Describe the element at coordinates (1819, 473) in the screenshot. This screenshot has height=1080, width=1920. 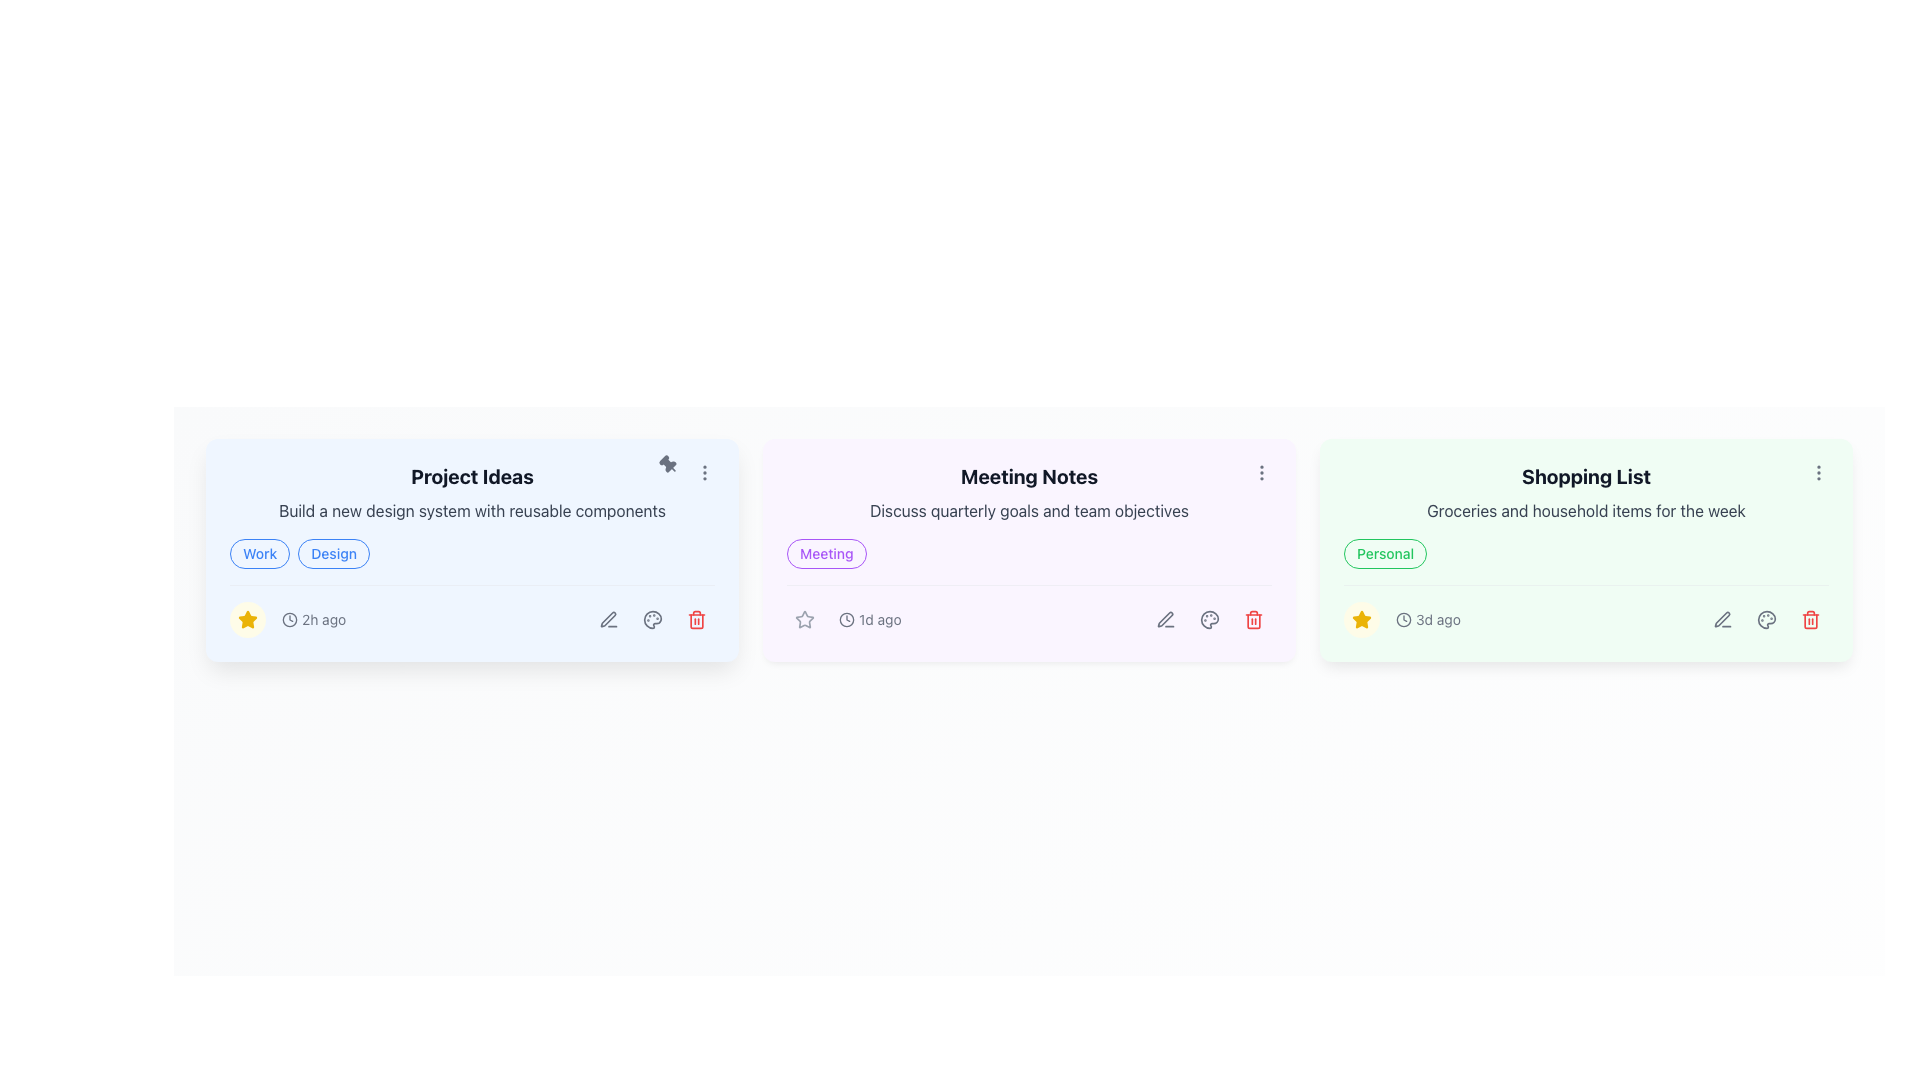
I see `the ellipsis menu icon button located in the top-right corner of the green 'Shopping List' card` at that location.